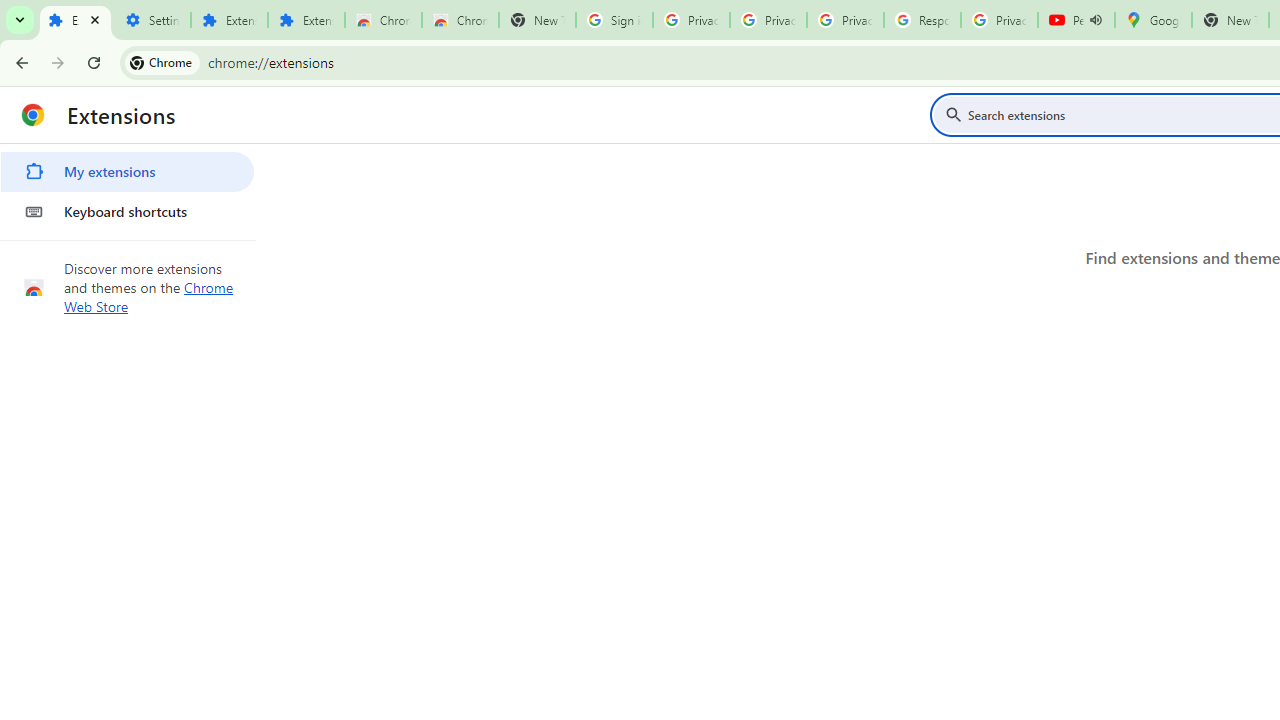 This screenshot has width=1280, height=720. I want to click on 'Extensions', so click(229, 20).